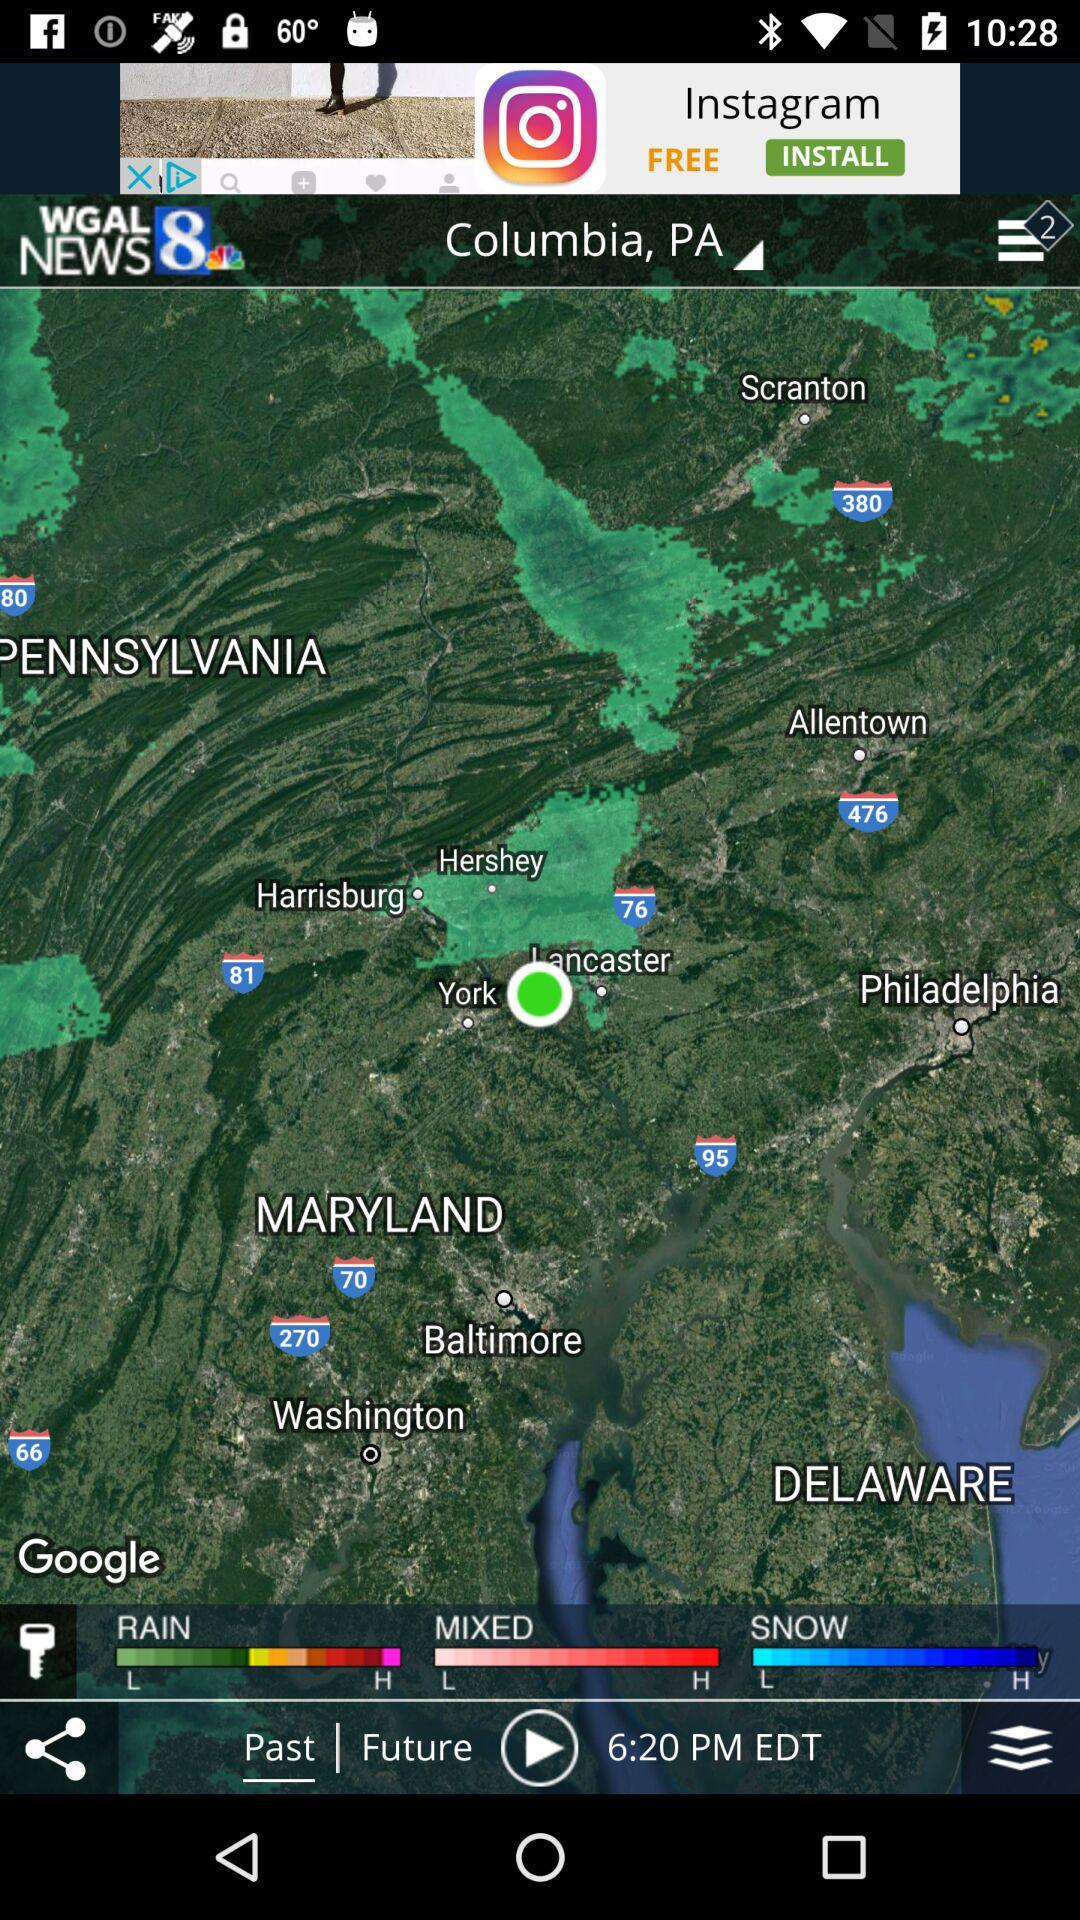 The width and height of the screenshot is (1080, 1920). What do you see at coordinates (38, 1651) in the screenshot?
I see `password button` at bounding box center [38, 1651].